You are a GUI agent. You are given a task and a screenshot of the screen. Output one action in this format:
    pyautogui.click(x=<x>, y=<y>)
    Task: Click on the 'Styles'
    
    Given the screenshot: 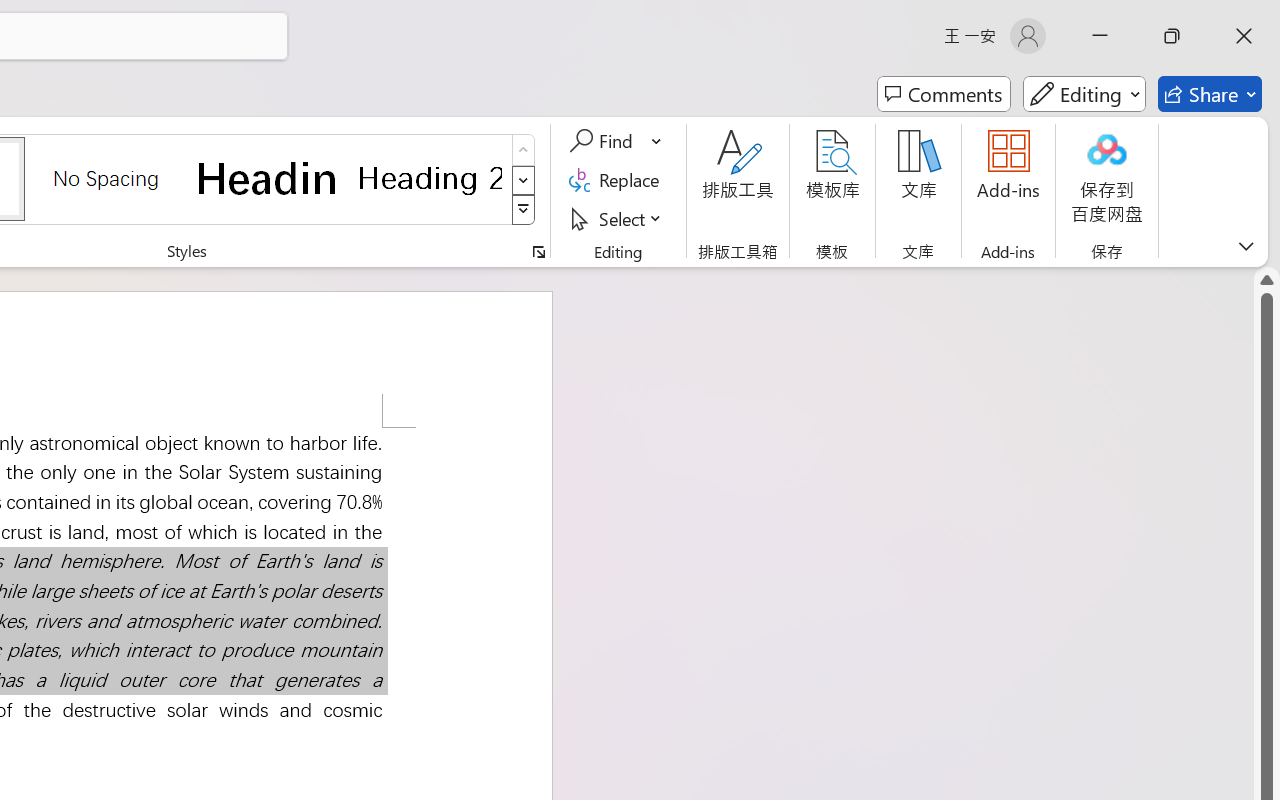 What is the action you would take?
    pyautogui.click(x=523, y=210)
    